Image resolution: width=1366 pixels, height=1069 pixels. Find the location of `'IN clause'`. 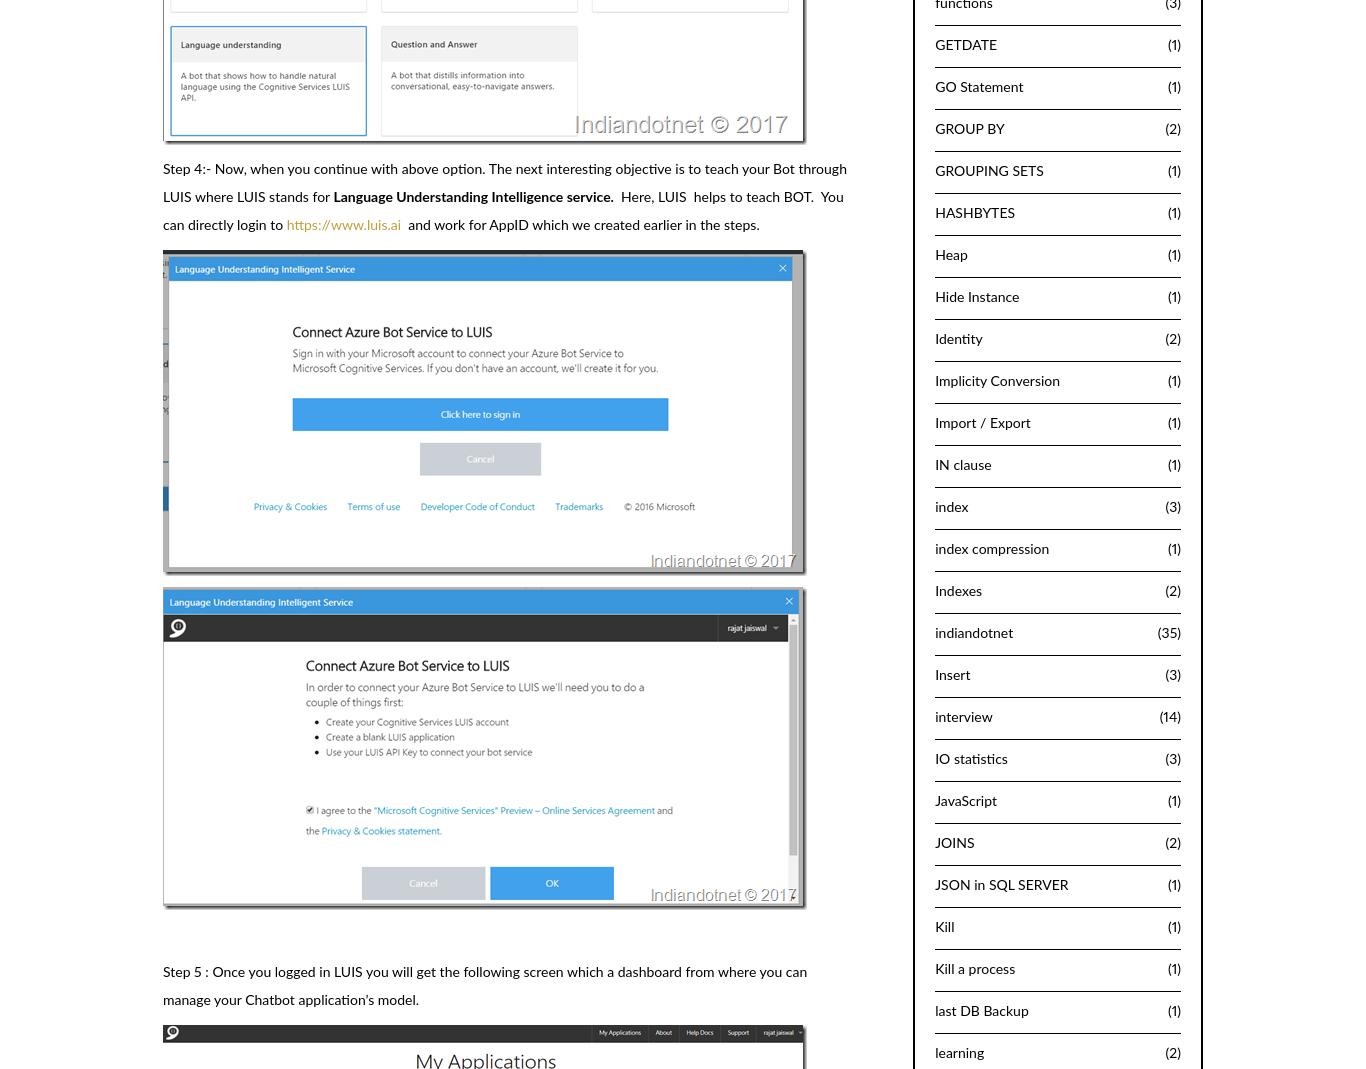

'IN clause' is located at coordinates (963, 464).